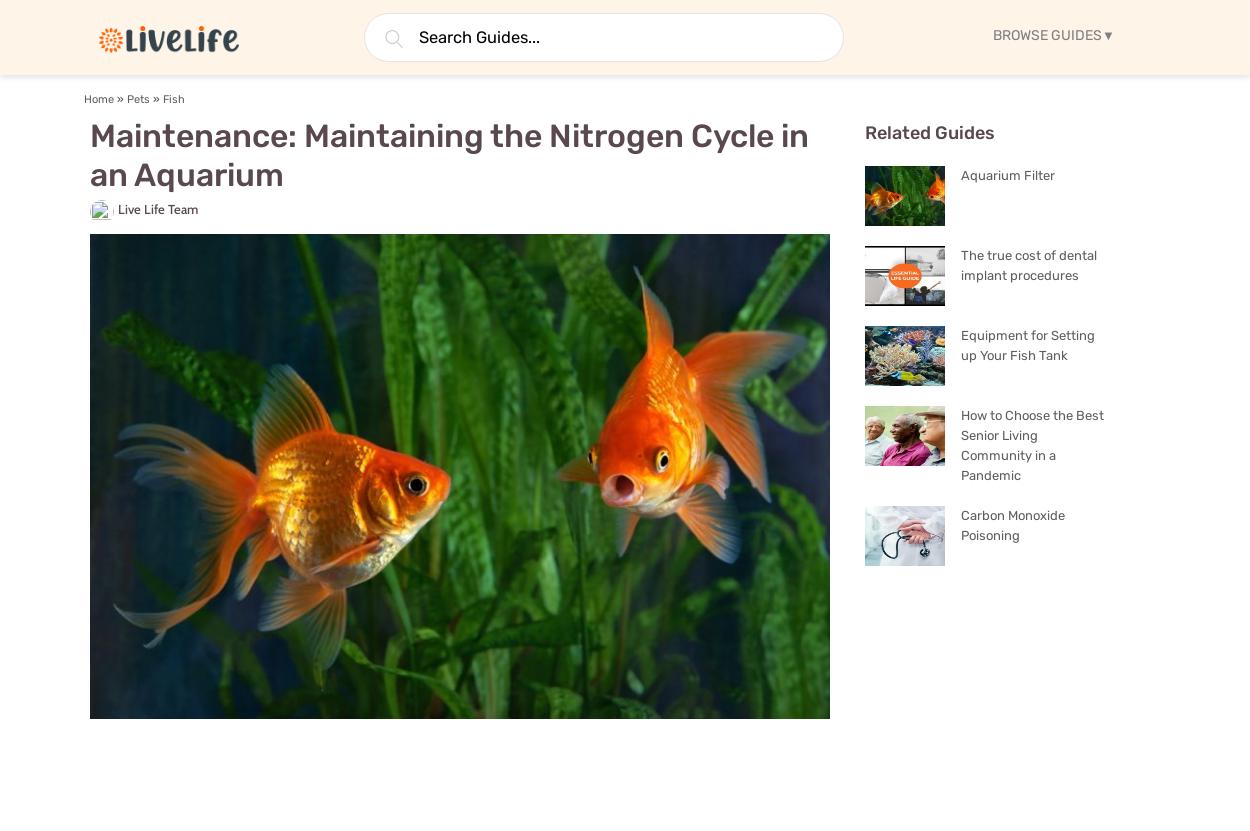 This screenshot has height=831, width=1250. What do you see at coordinates (97, 99) in the screenshot?
I see `'Home'` at bounding box center [97, 99].